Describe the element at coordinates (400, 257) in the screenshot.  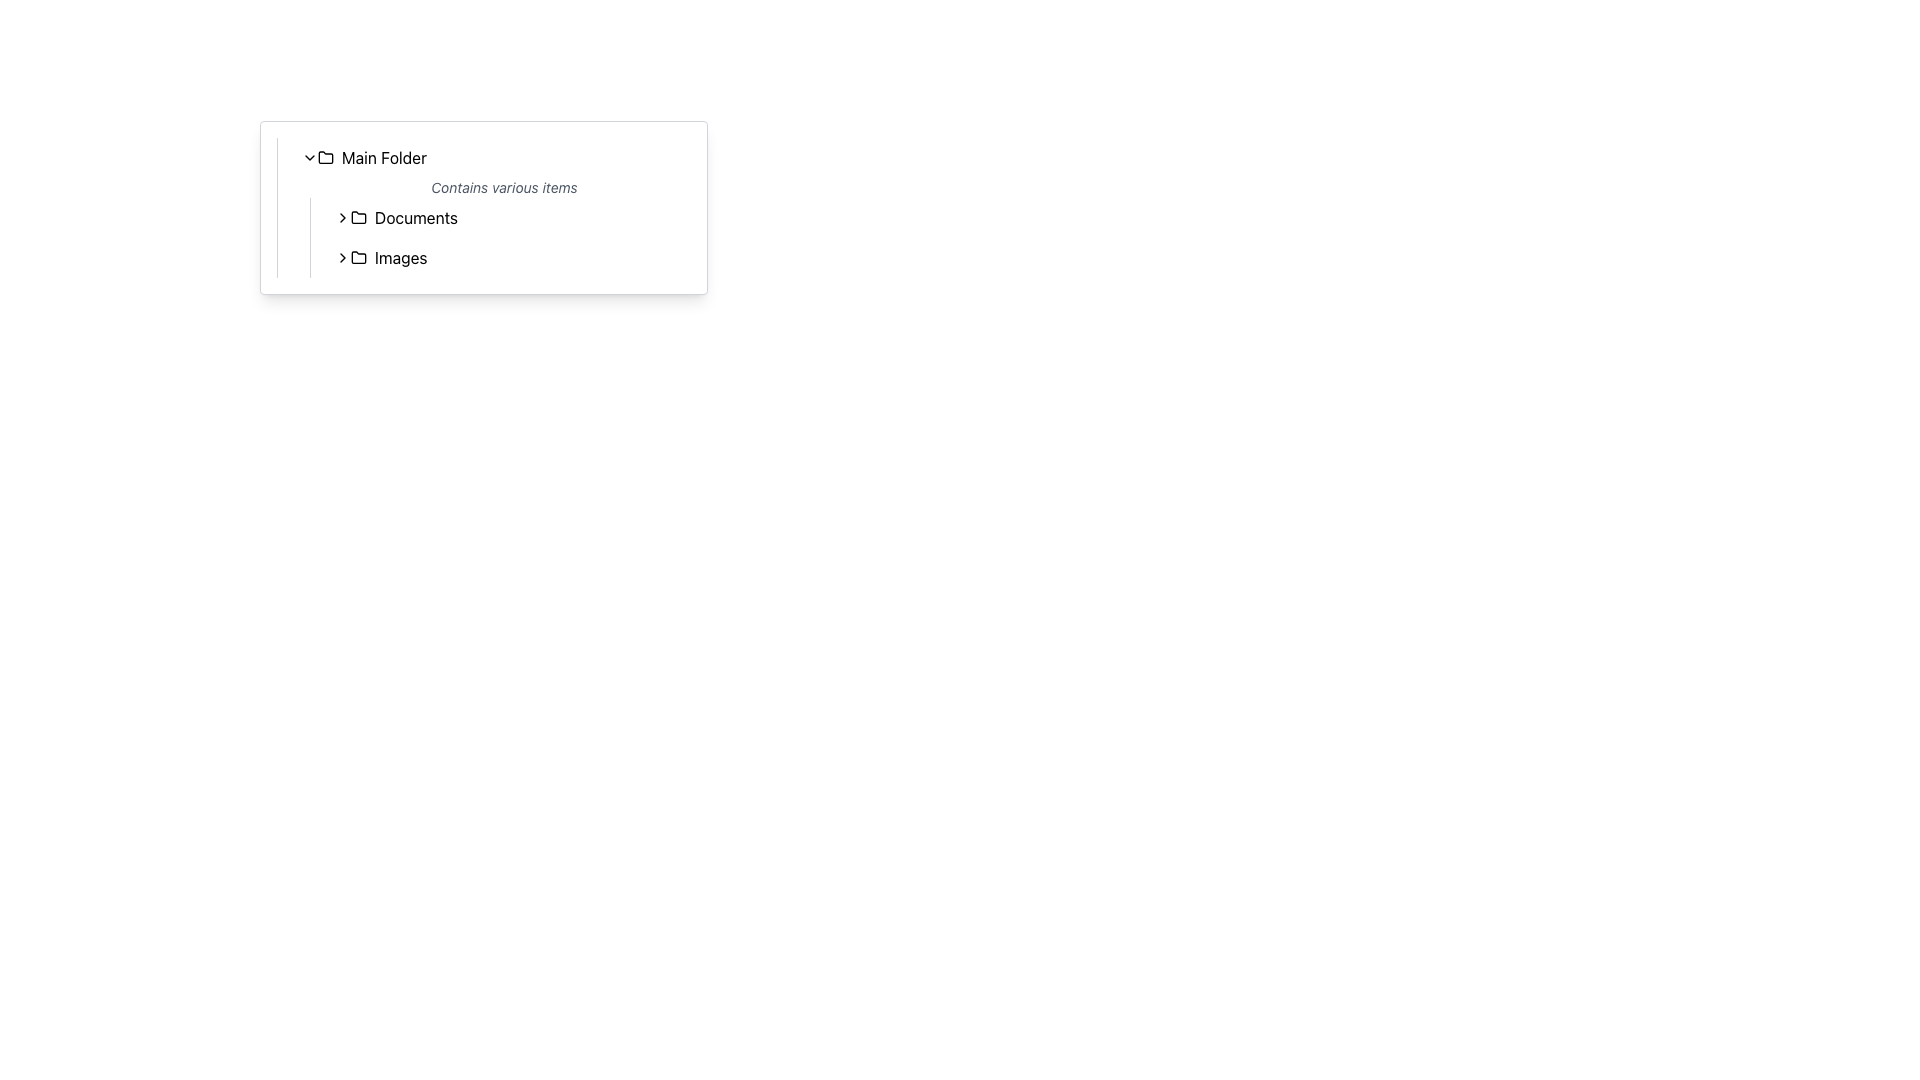
I see `the text element displaying 'Images', which is styled in a sans-serif font and located to the right of a folder icon in the third row of a vertical list under the 'Main Folder' in the 'Documents' subsection` at that location.